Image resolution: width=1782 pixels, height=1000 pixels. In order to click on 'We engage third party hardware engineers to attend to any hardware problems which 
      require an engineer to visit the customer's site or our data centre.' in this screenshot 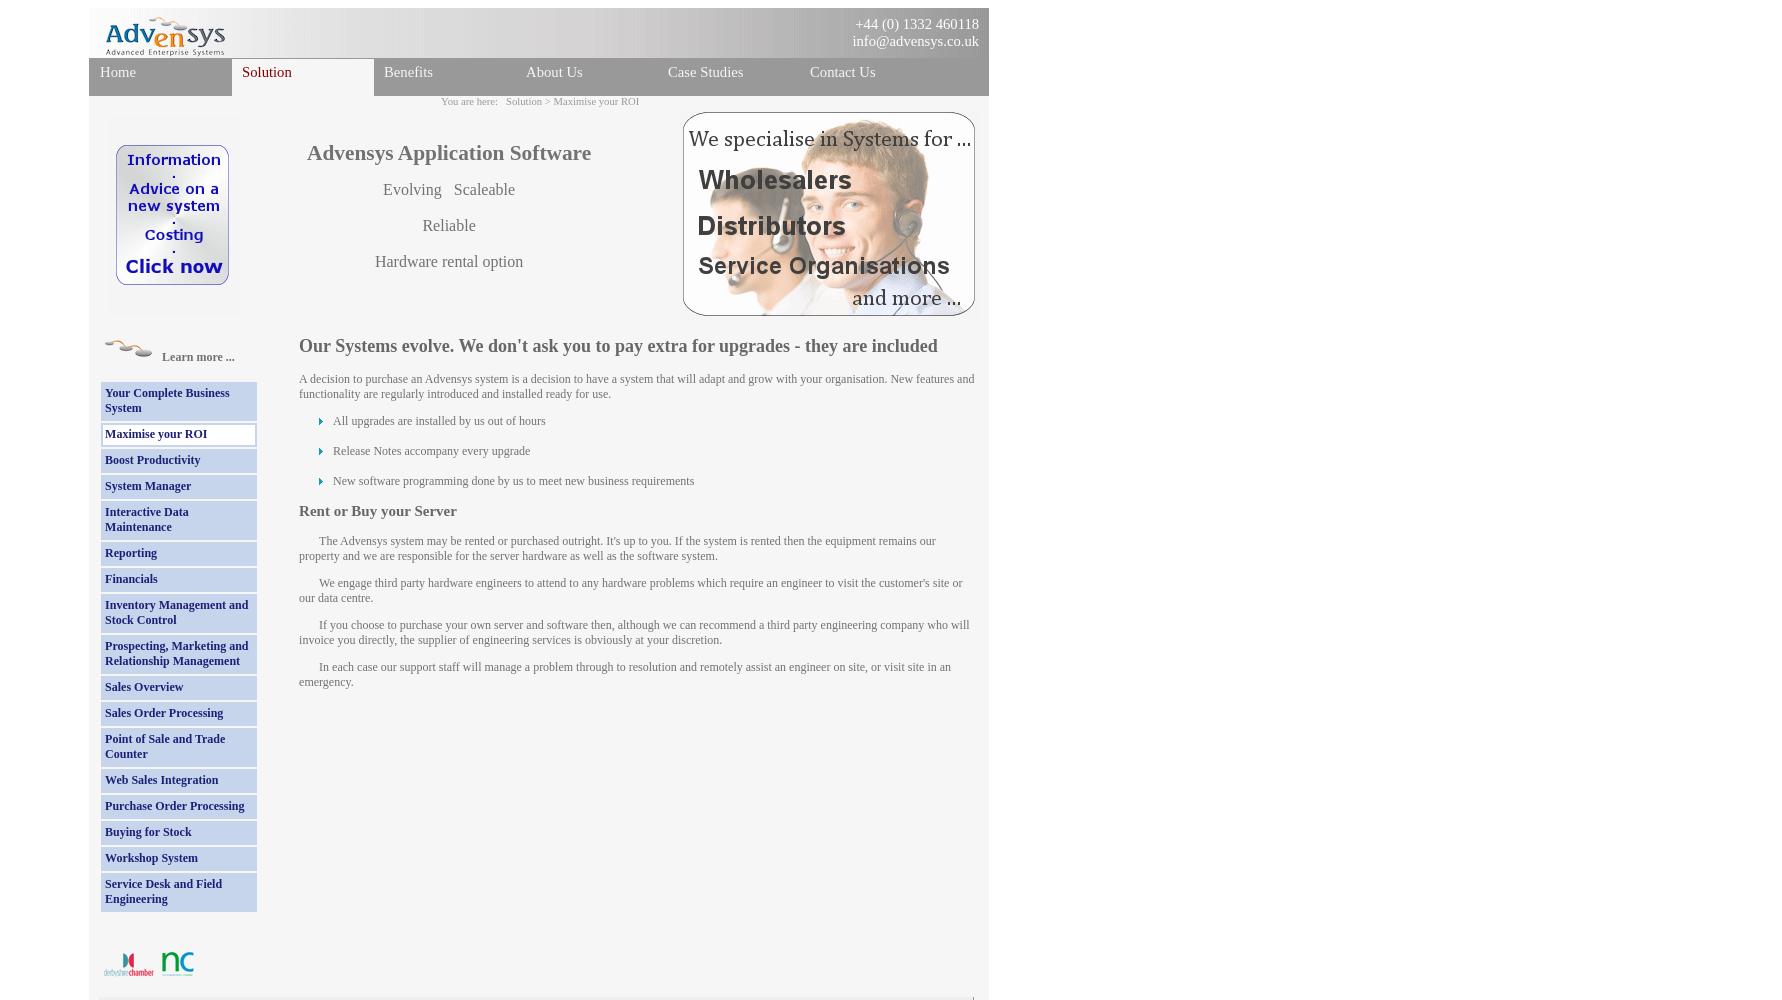, I will do `click(629, 588)`.